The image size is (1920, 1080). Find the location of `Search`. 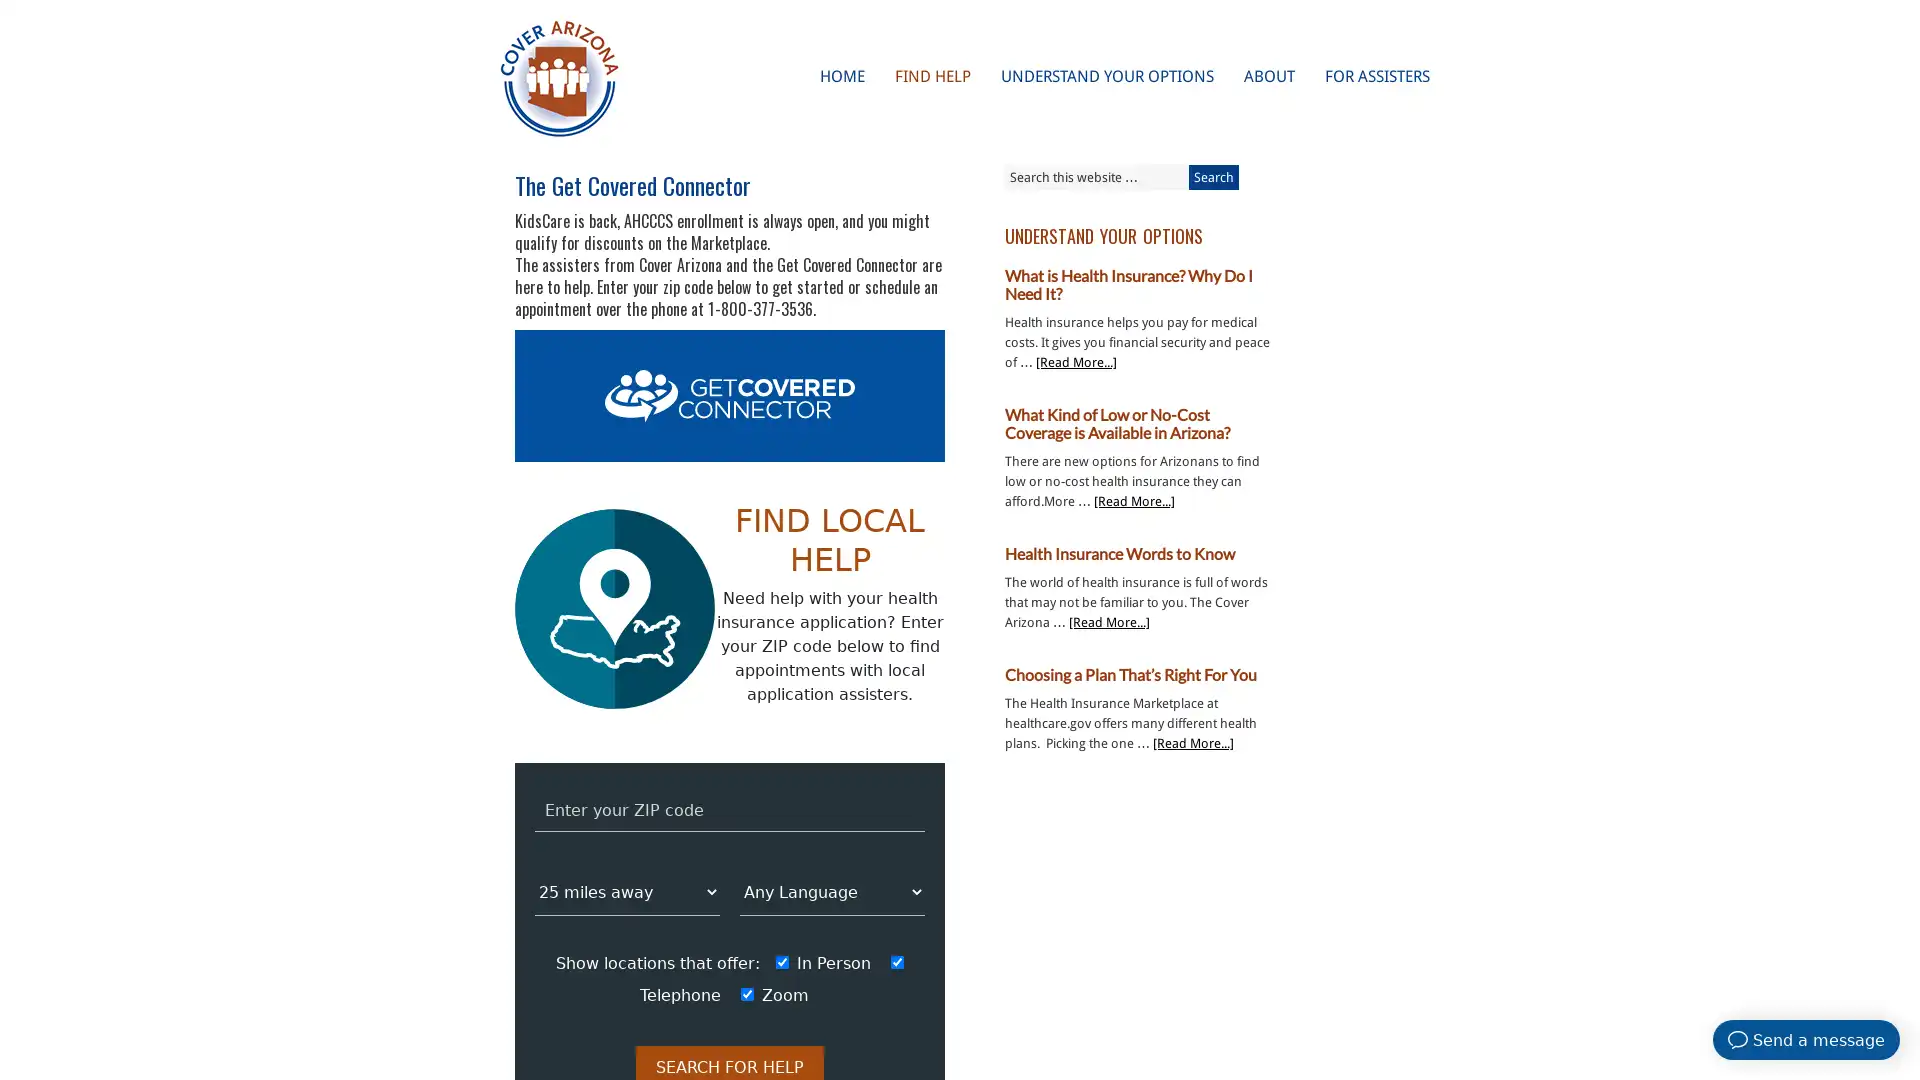

Search is located at coordinates (1213, 176).